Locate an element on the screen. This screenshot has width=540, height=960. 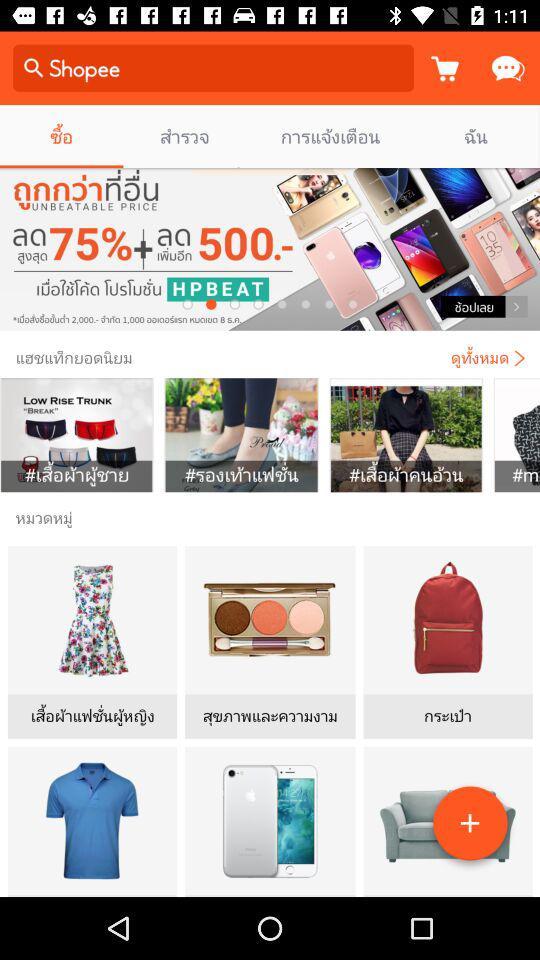
the add icon is located at coordinates (470, 827).